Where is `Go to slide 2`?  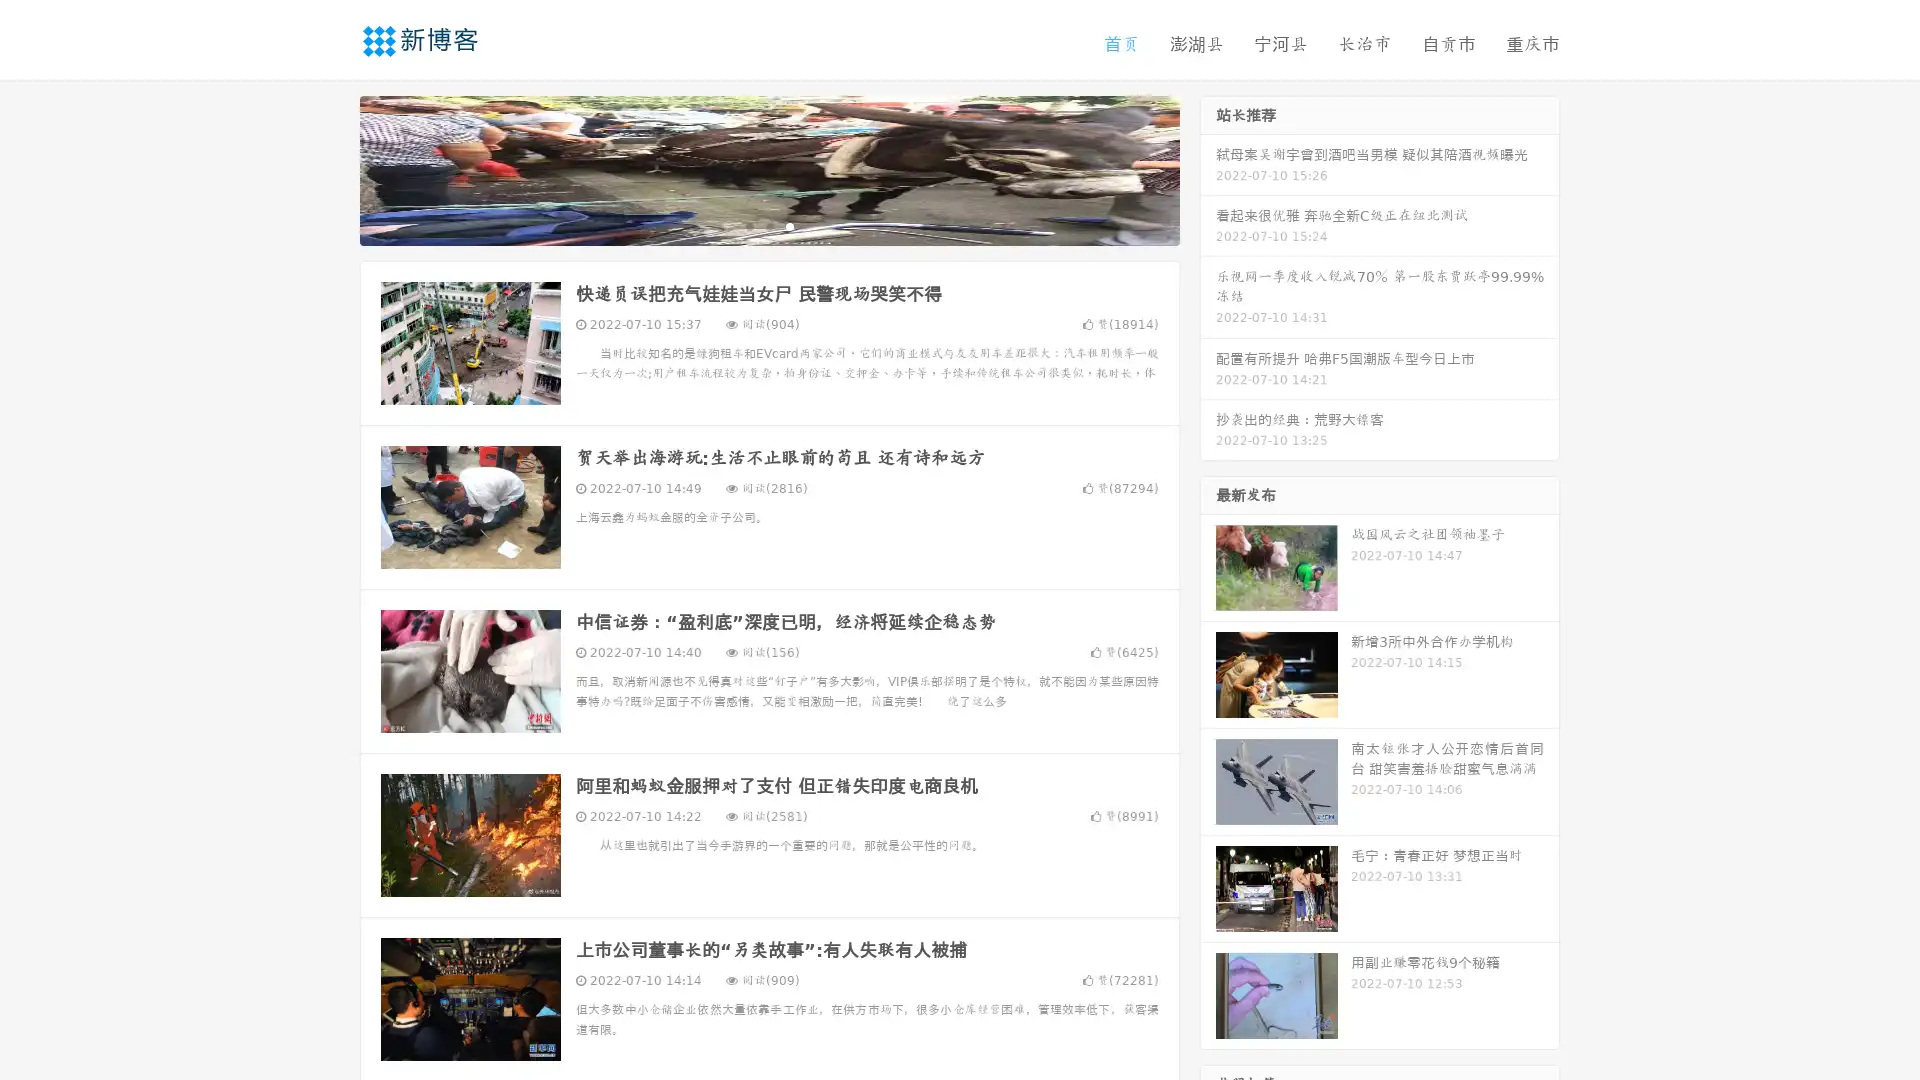 Go to slide 2 is located at coordinates (768, 225).